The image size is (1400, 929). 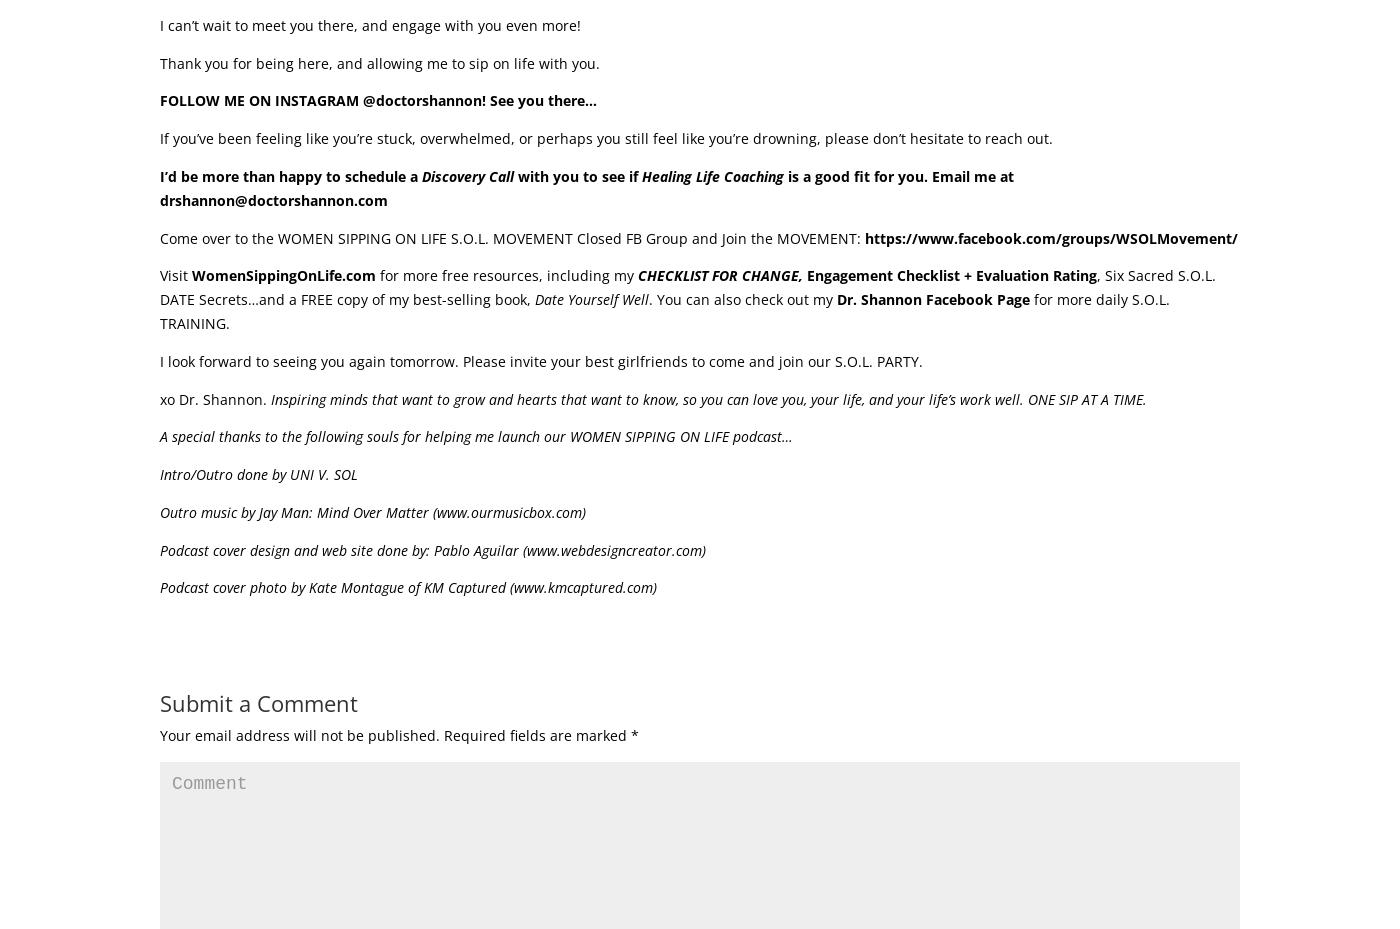 I want to click on 'CHECKLIST FOR CHANGE,', so click(x=637, y=274).